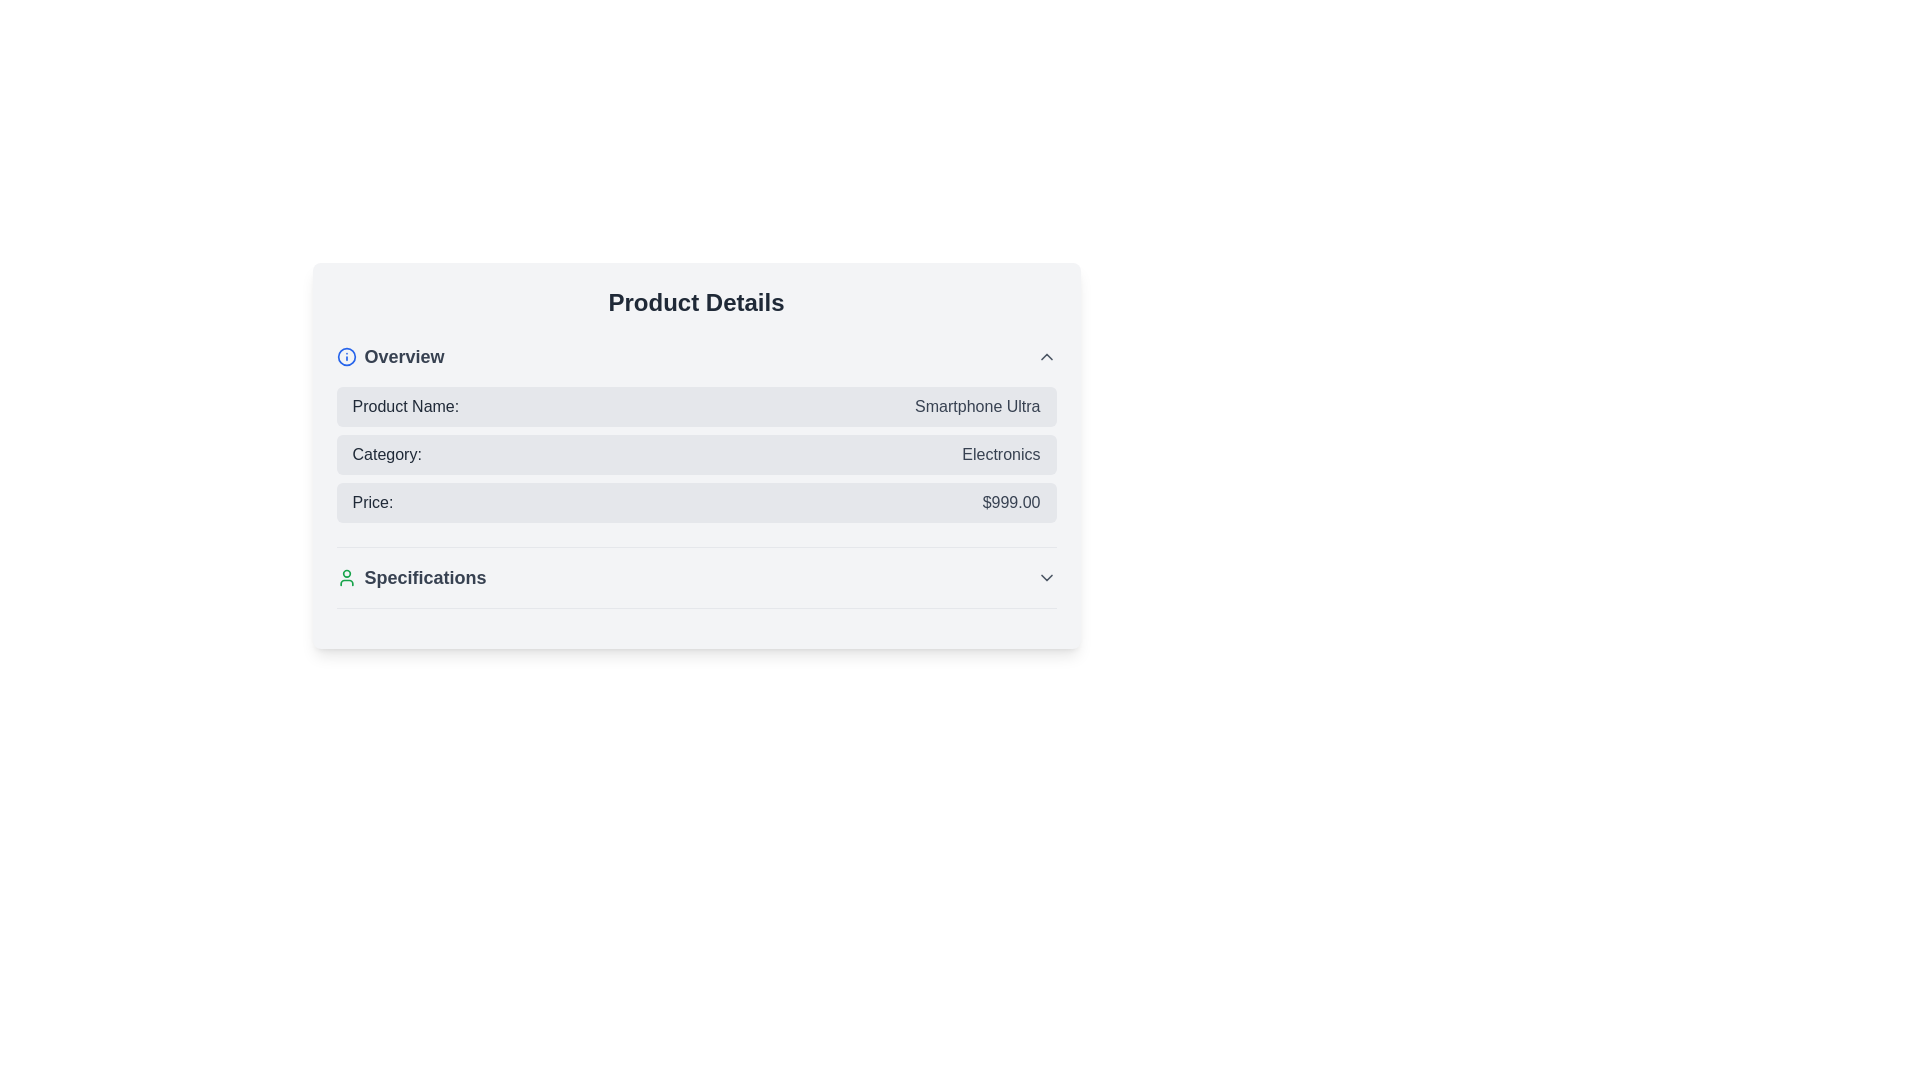 The width and height of the screenshot is (1920, 1080). I want to click on the descriptive text label for the price value, located to the left of the price display with a light gray background, so click(372, 501).